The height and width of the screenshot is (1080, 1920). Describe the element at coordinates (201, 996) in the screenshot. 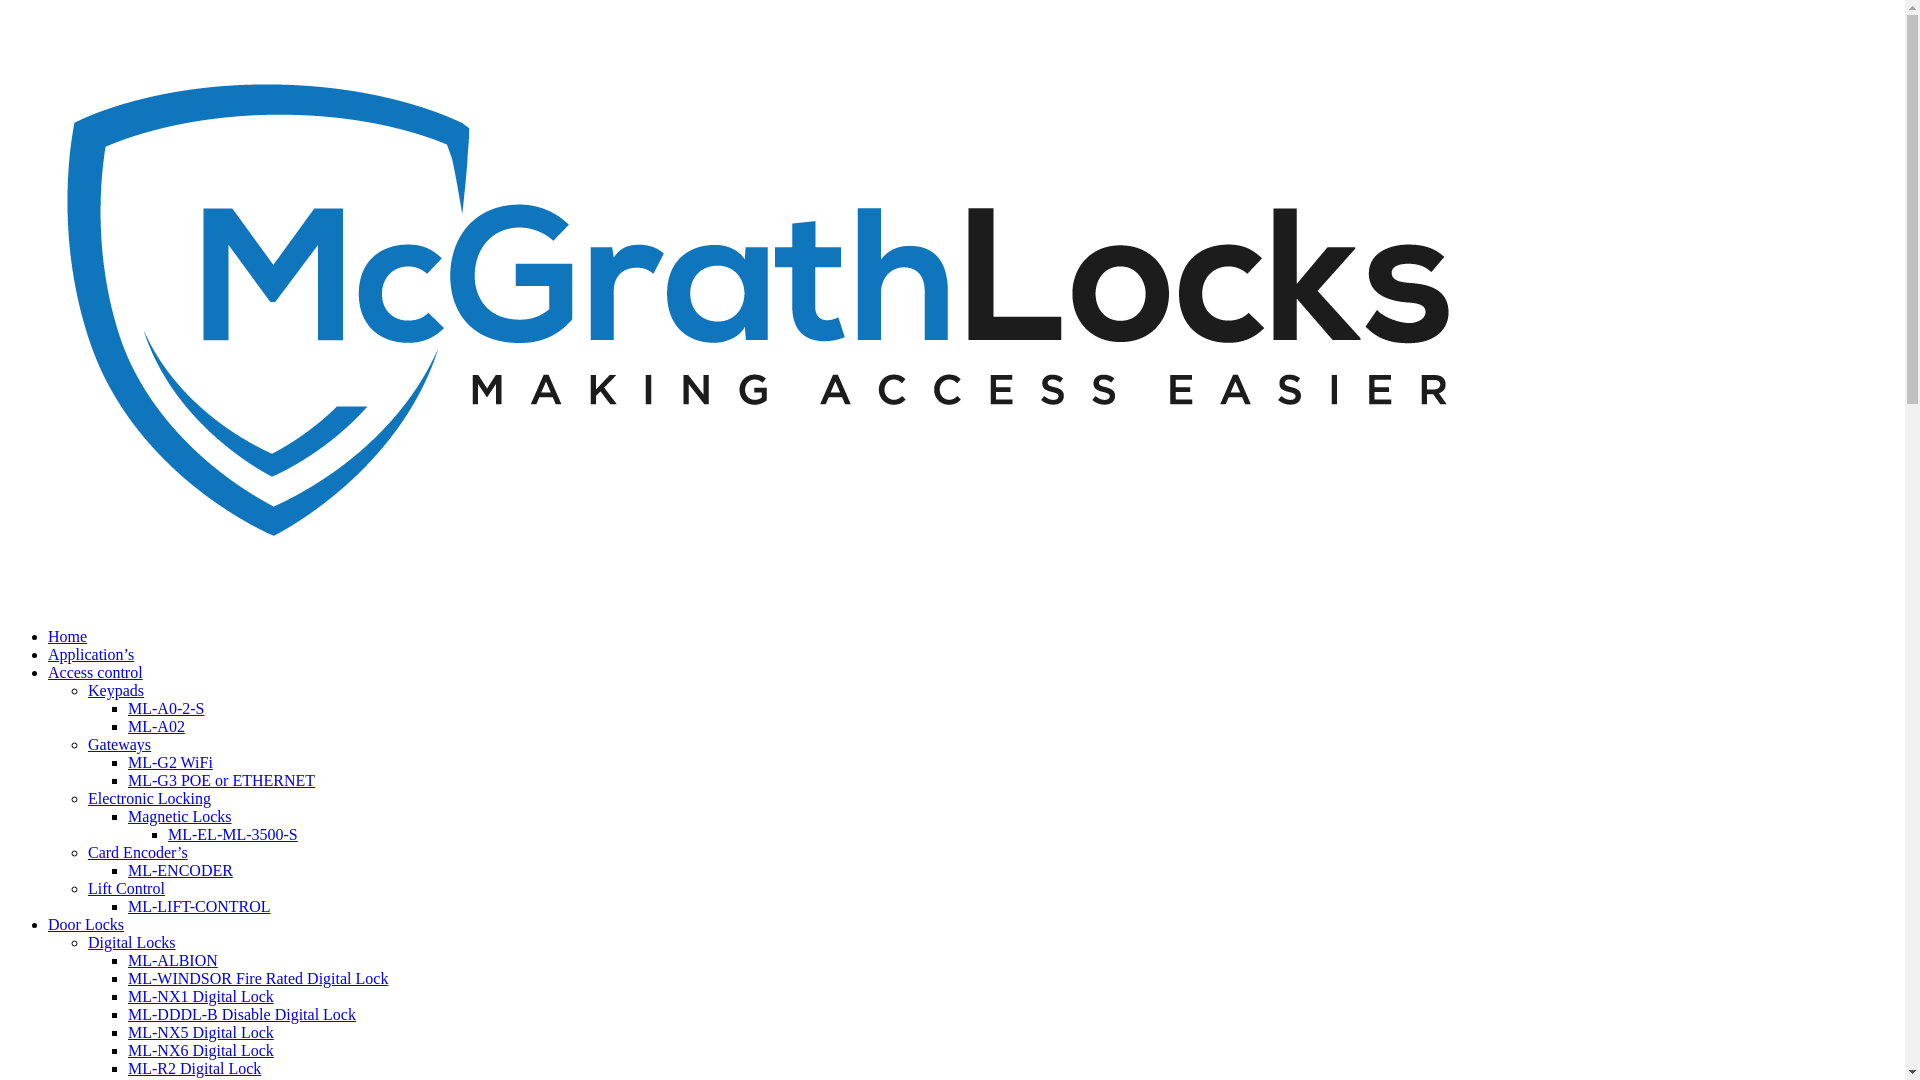

I see `'ML-NX1 Digital Lock'` at that location.